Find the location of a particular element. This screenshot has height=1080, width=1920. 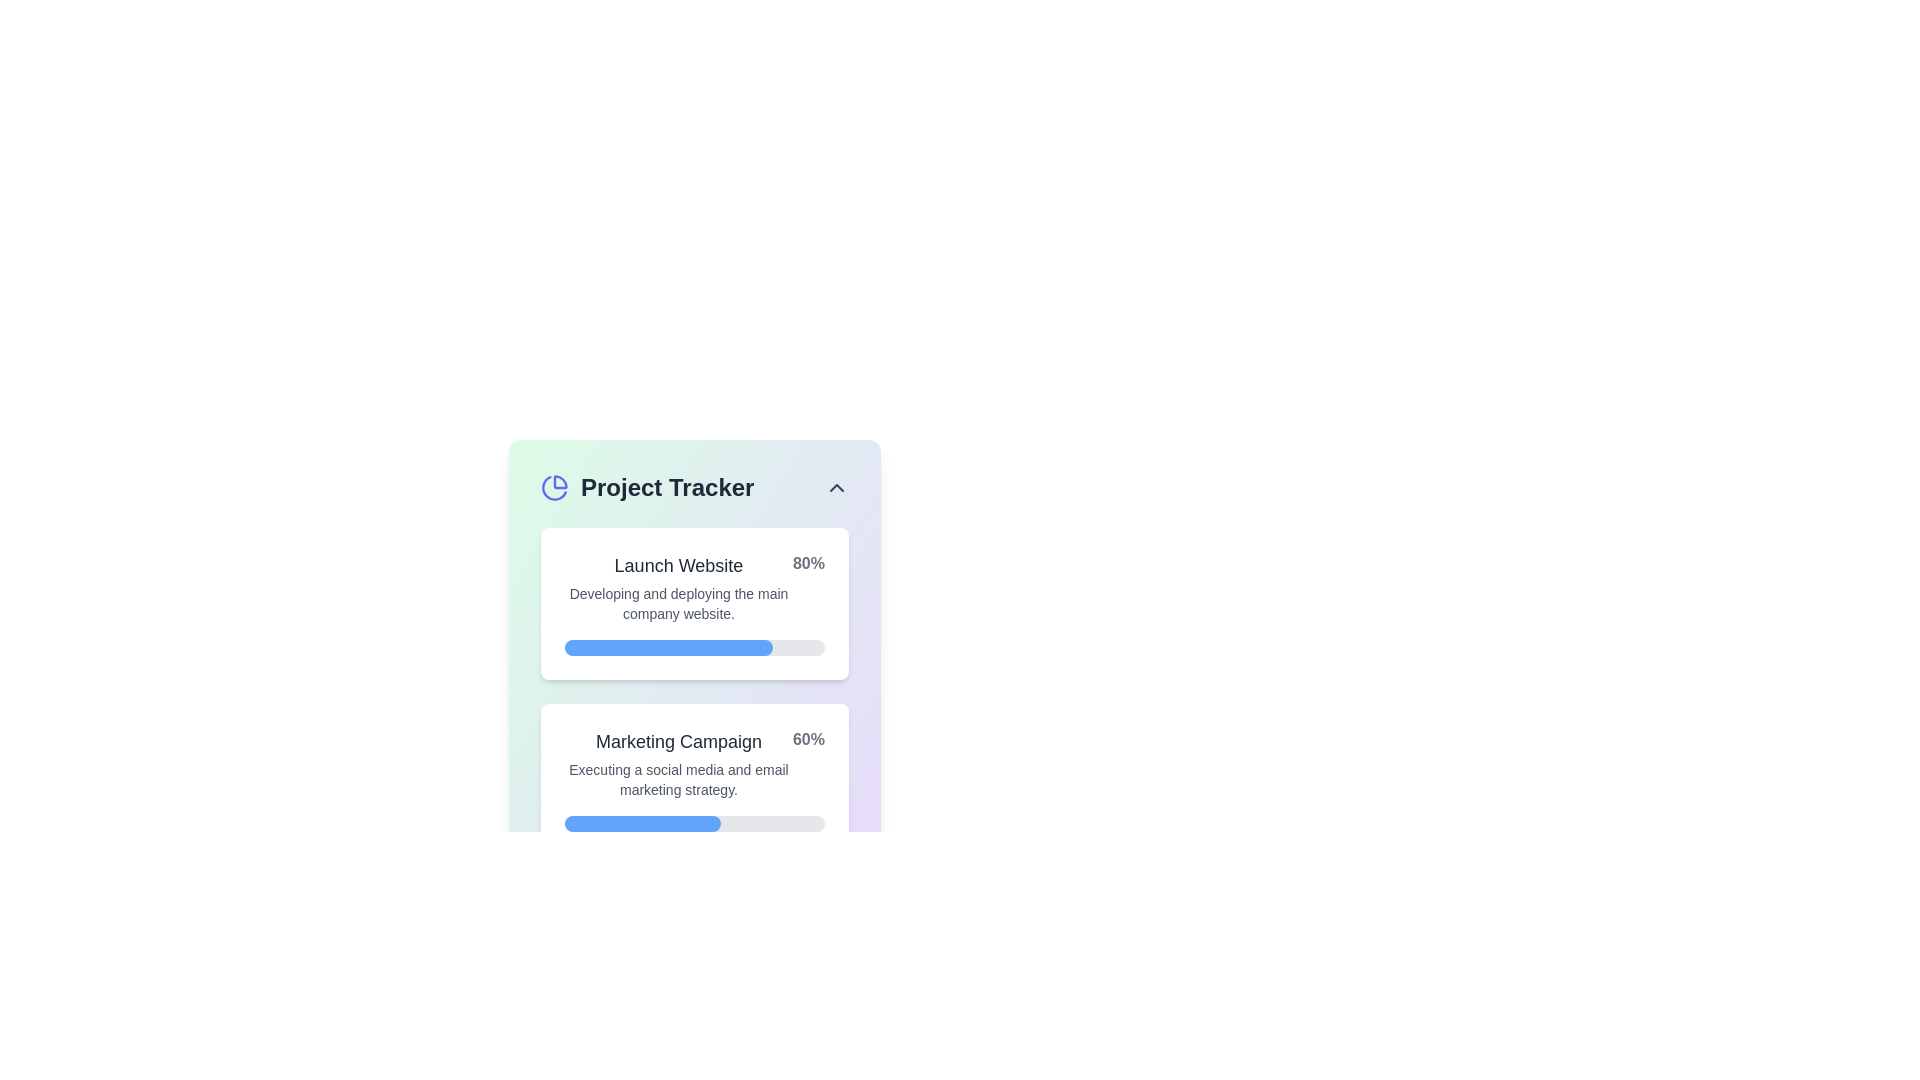

text content of the Text element displaying 'Launch Website' in a dark gray font, which is located in the first card under the title 'Project Tracker' is located at coordinates (678, 586).